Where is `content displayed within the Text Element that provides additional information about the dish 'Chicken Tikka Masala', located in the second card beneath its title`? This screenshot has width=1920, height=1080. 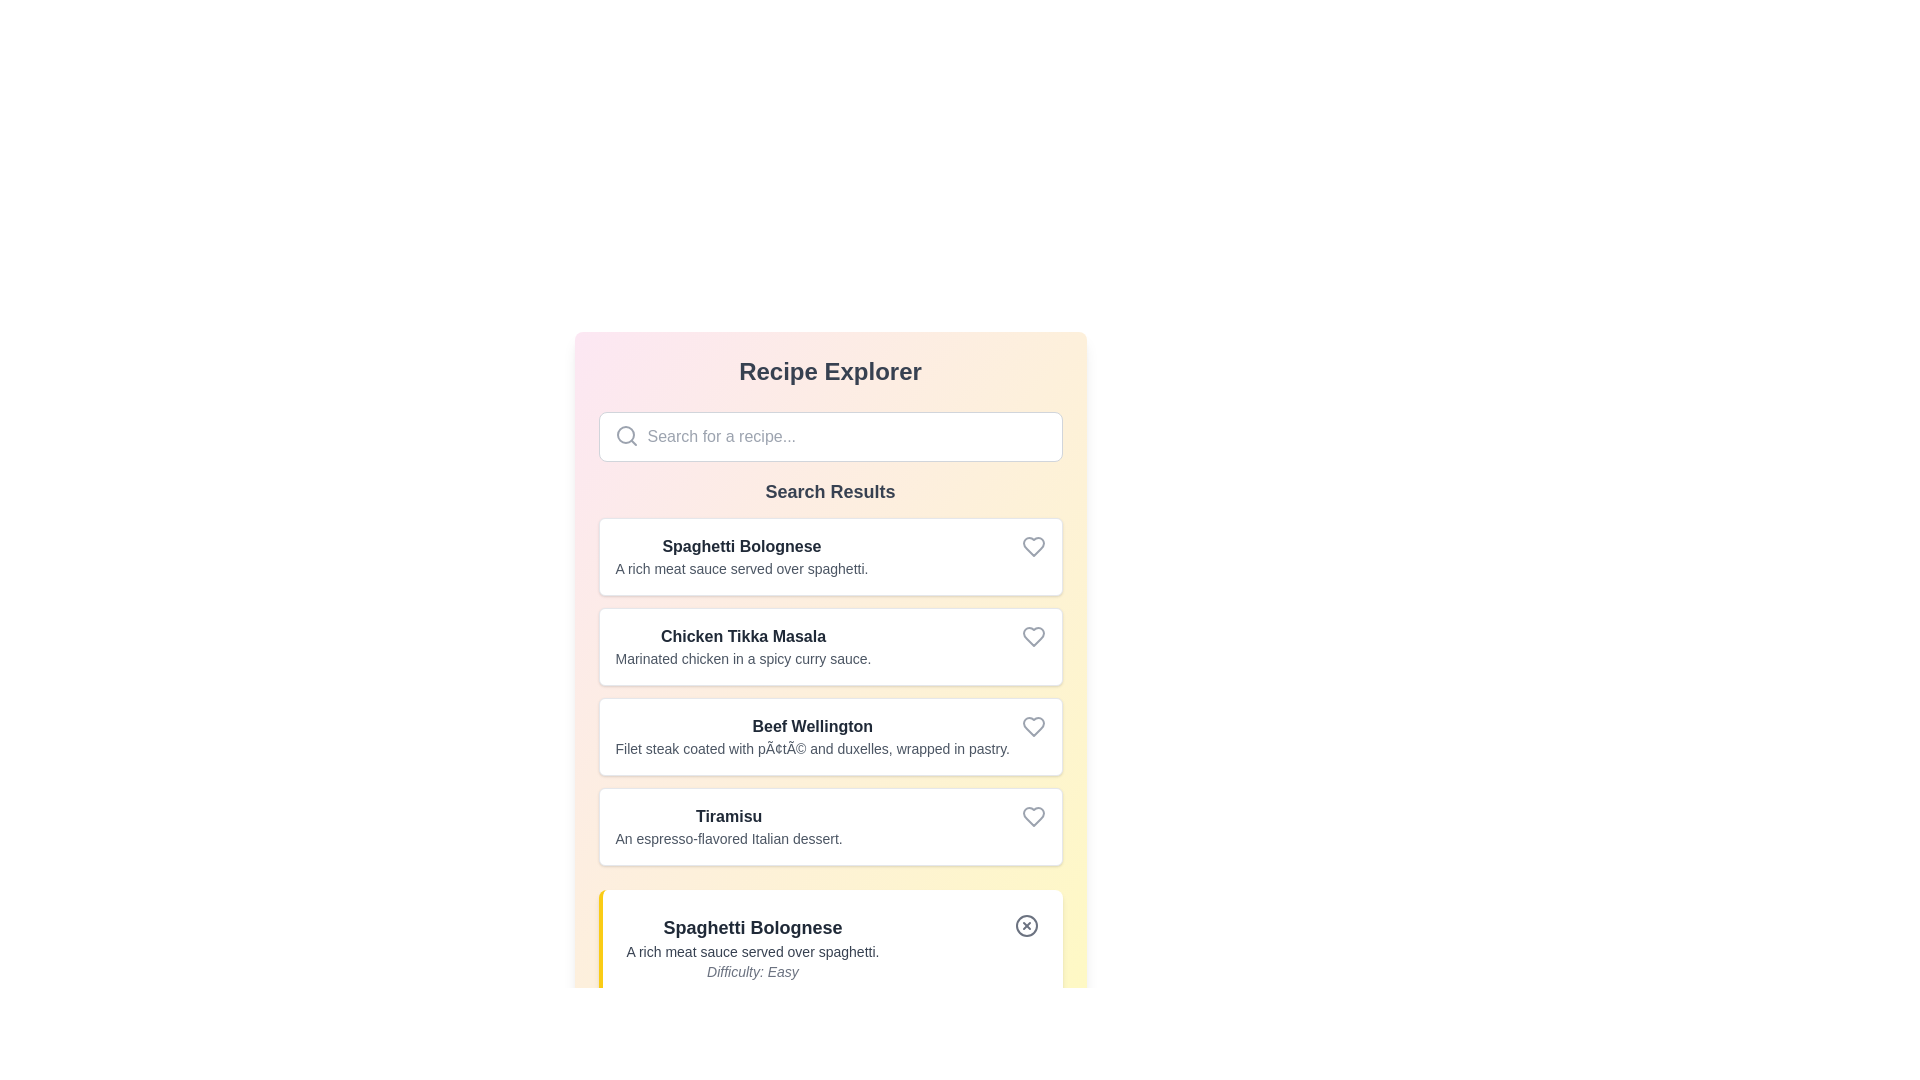 content displayed within the Text Element that provides additional information about the dish 'Chicken Tikka Masala', located in the second card beneath its title is located at coordinates (742, 659).